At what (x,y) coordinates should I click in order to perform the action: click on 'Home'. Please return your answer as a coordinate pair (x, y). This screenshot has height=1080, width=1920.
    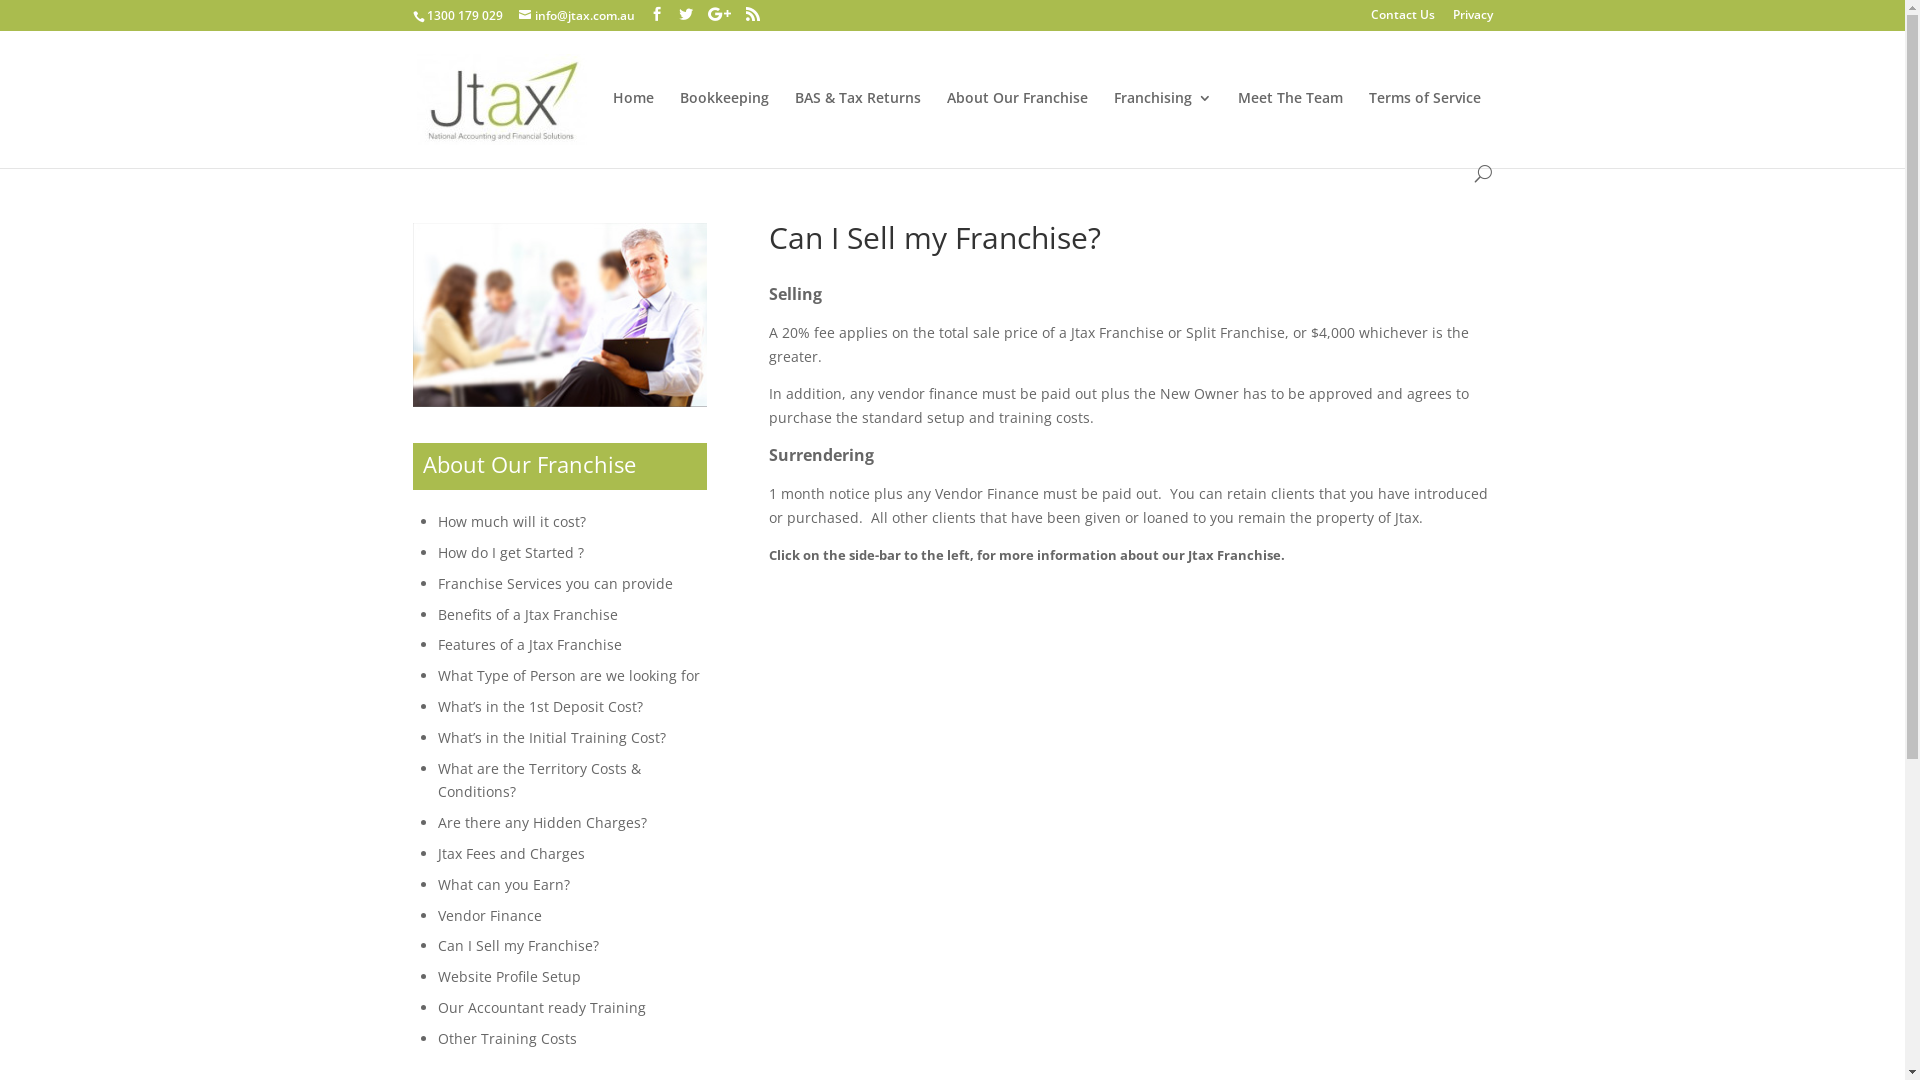
    Looking at the image, I should click on (610, 127).